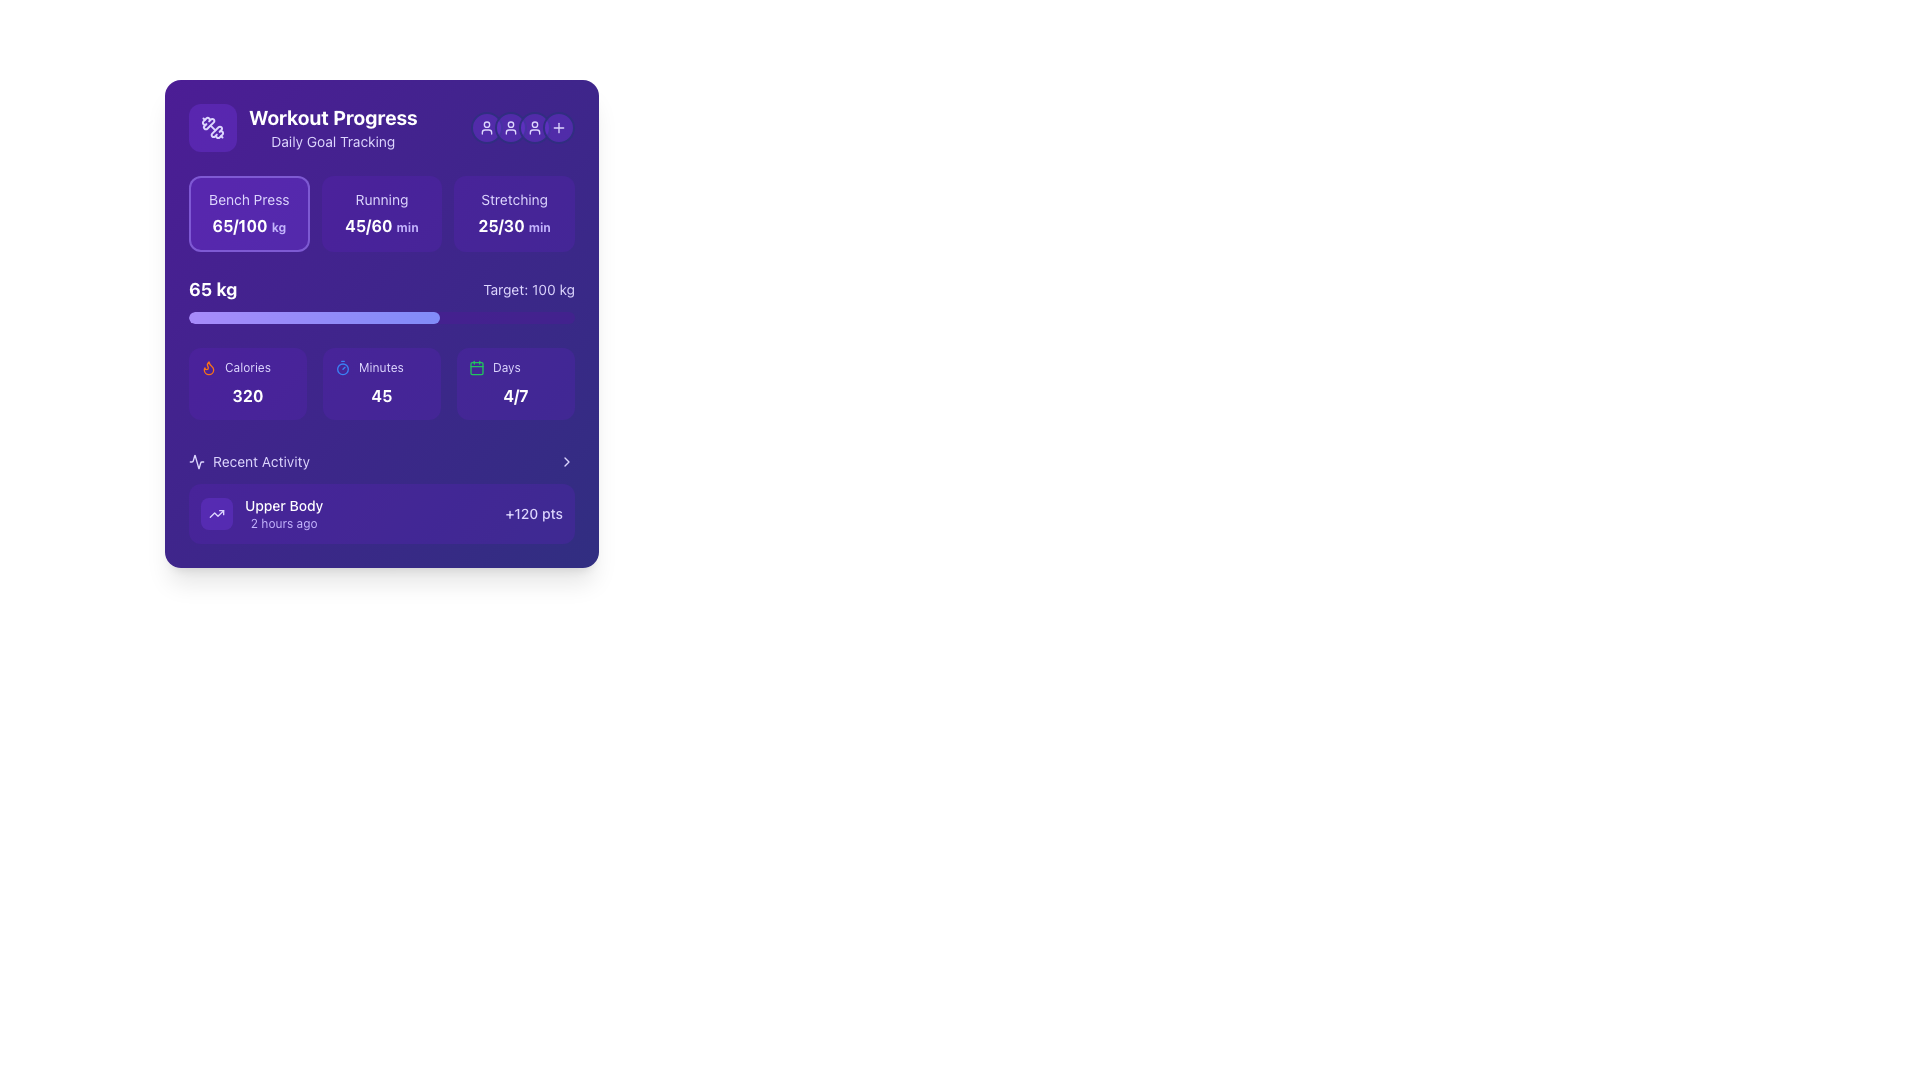  What do you see at coordinates (406, 226) in the screenshot?
I see `the text label indicating the time unit for the '45/60' running progress metric located to the right of the '45/60' text in the 'Running' section` at bounding box center [406, 226].